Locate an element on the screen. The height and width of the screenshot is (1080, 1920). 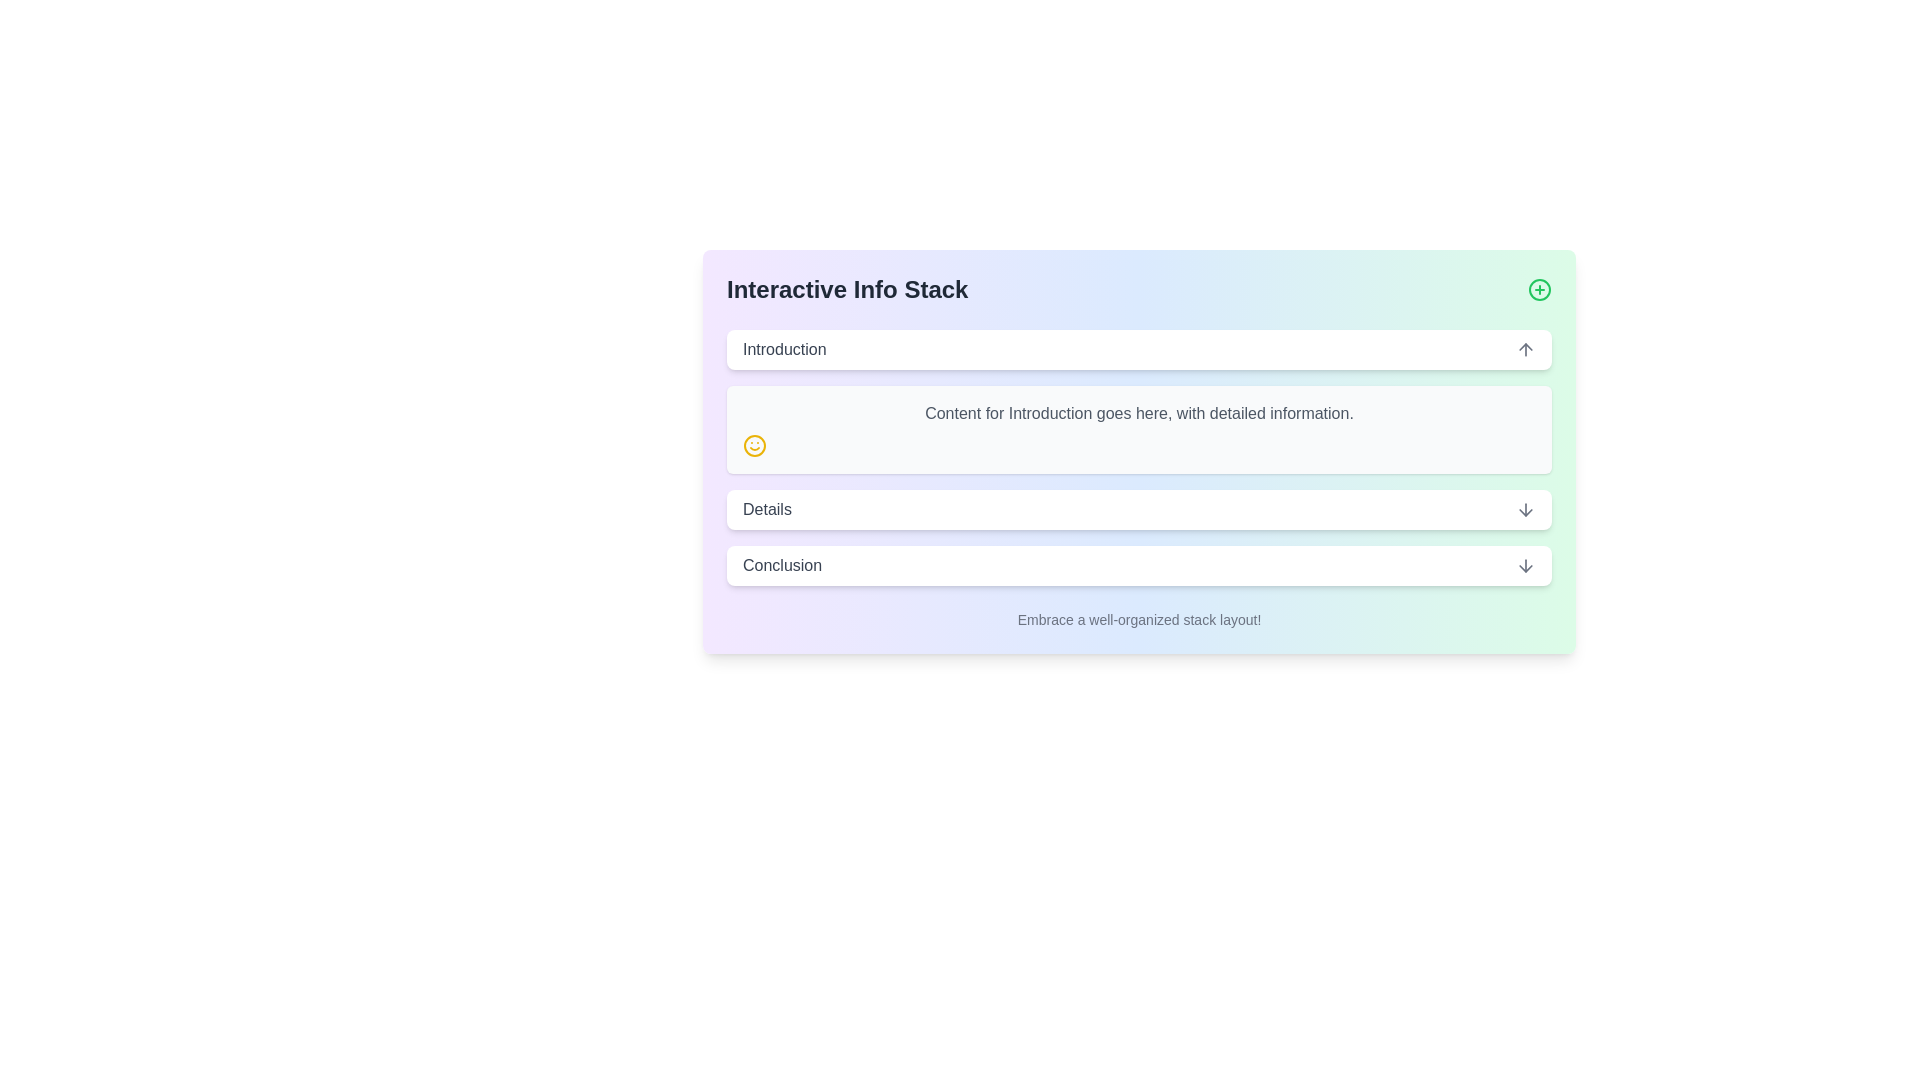
the 'Conclusion' text label, which serves as a header for the conclusion section of the interface, located in the bottom portion beneath the 'Details' section is located at coordinates (781, 566).